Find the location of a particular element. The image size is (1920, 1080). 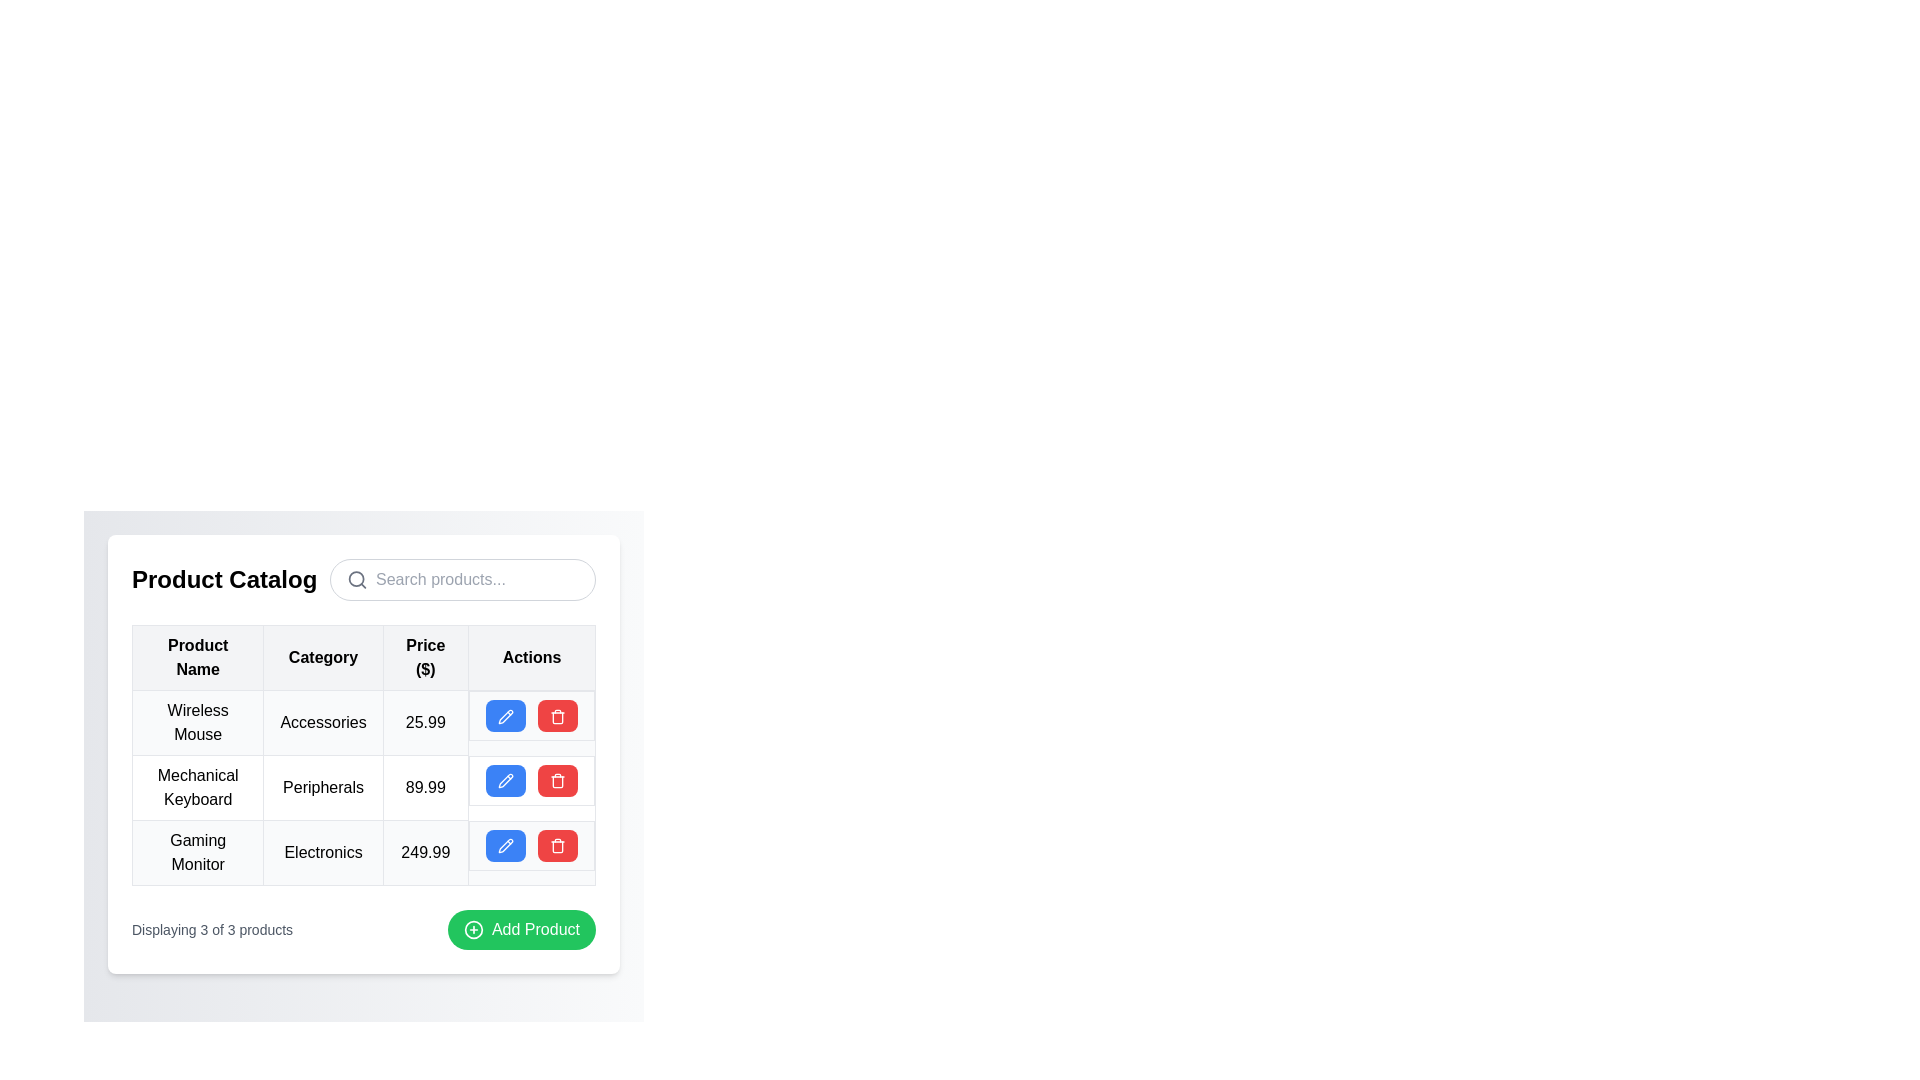

the green 'Add Product' button with a white plus sign icon to initiate adding a product is located at coordinates (522, 929).